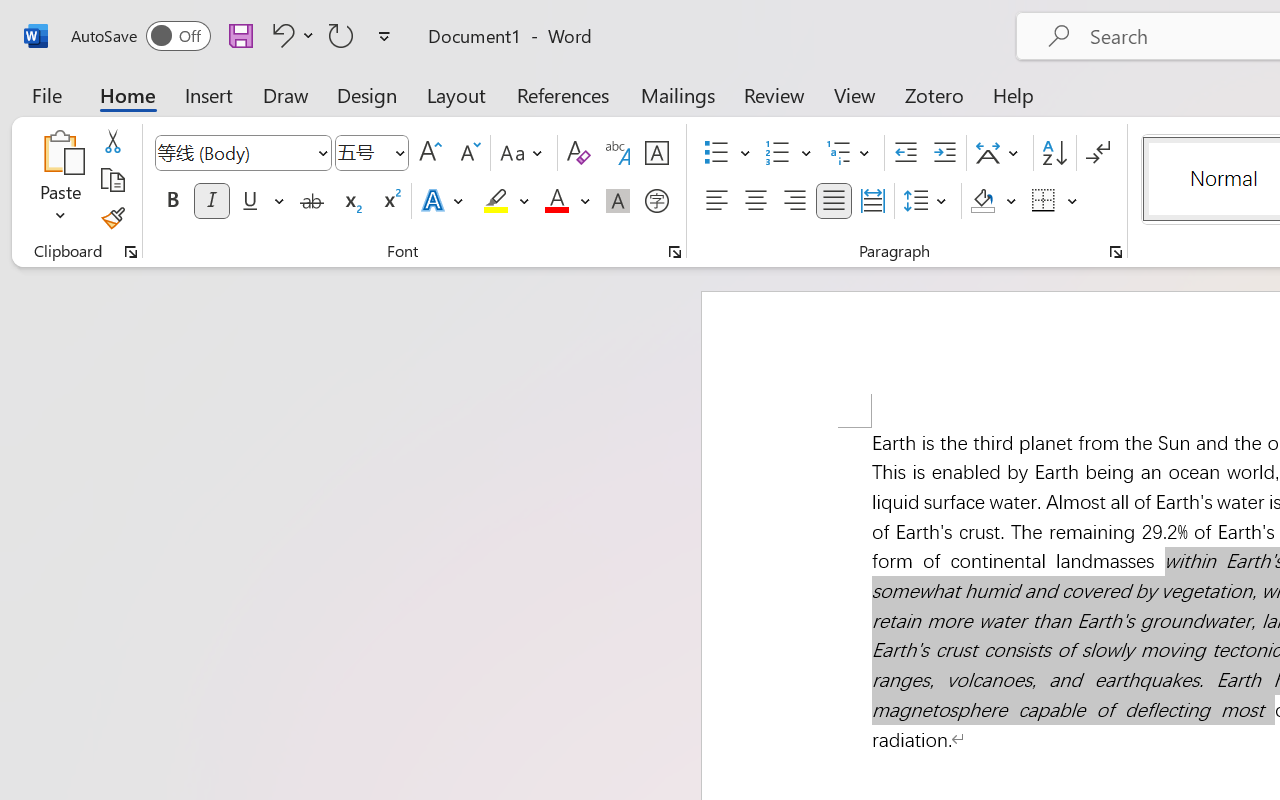 The width and height of the screenshot is (1280, 800). I want to click on 'Help', so click(1013, 94).